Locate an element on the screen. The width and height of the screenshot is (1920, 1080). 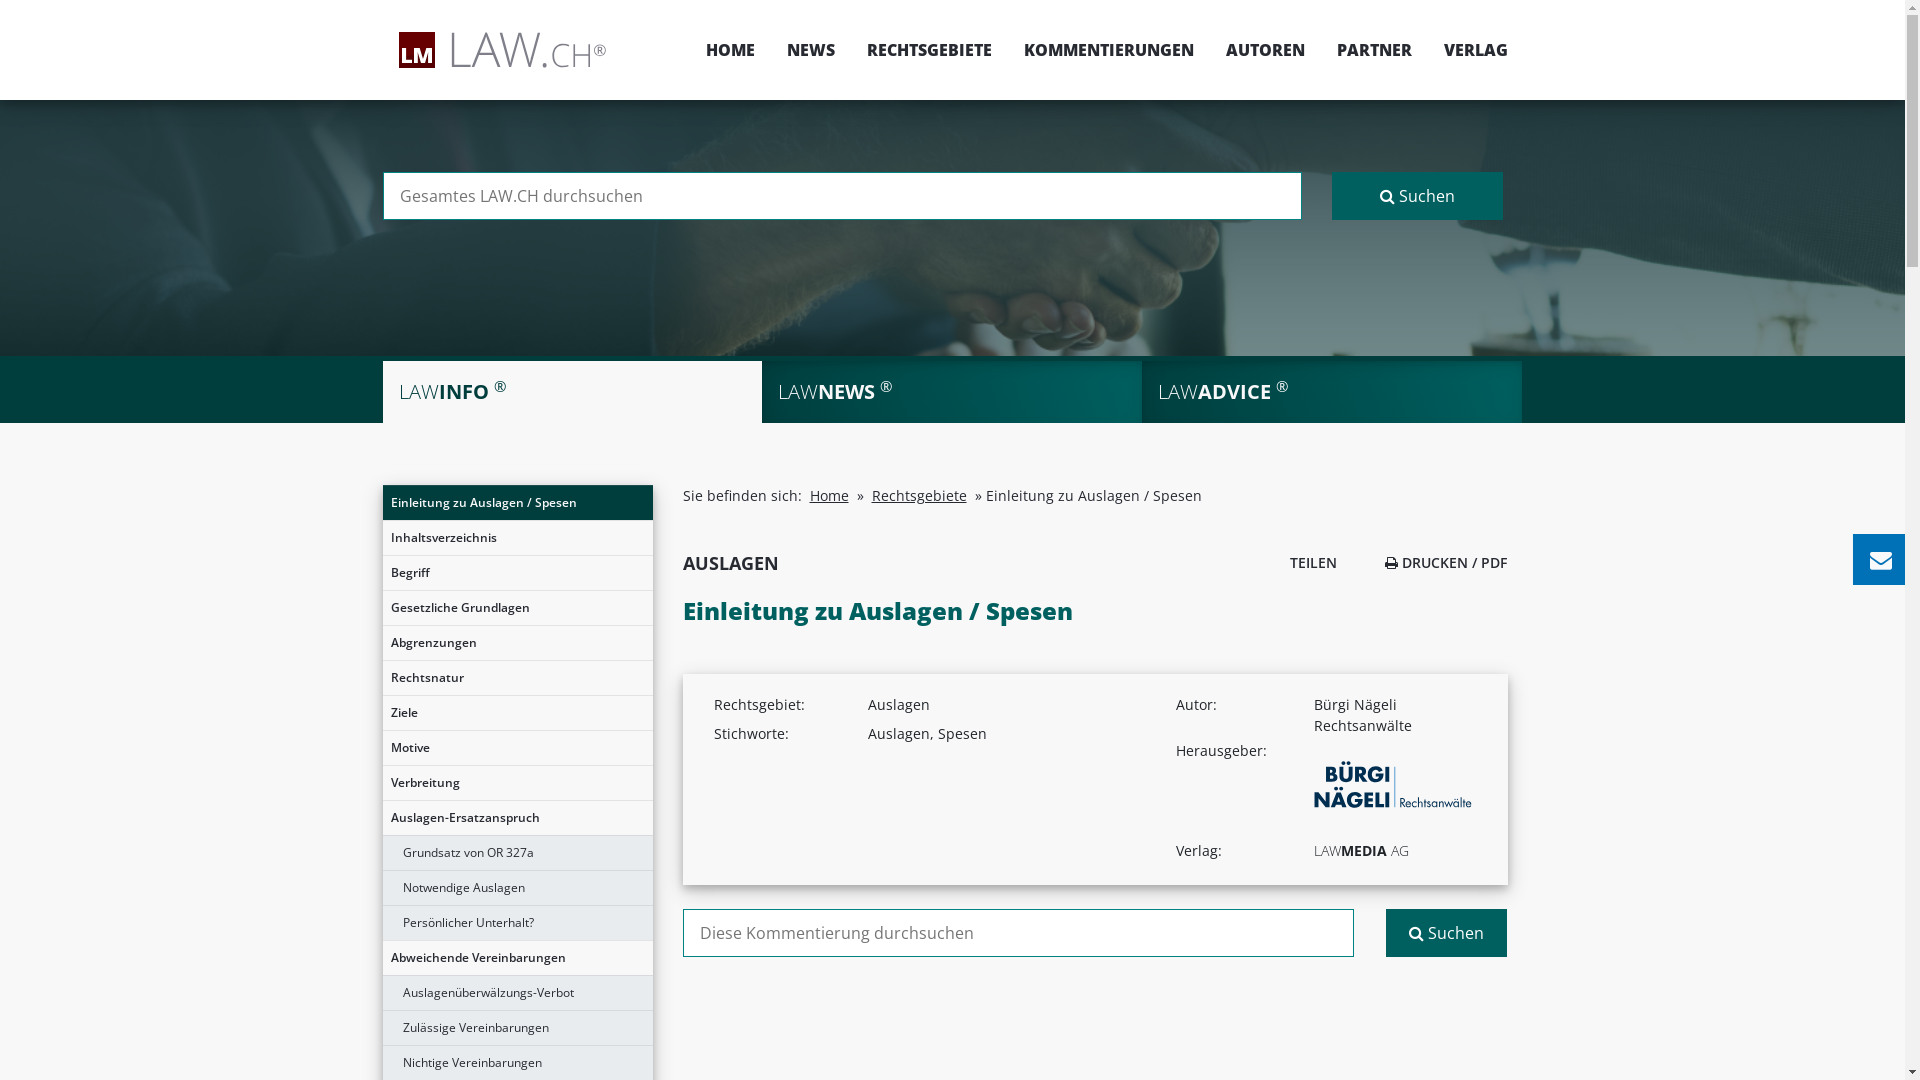
'KOMMENTIERUNGEN' is located at coordinates (1107, 49).